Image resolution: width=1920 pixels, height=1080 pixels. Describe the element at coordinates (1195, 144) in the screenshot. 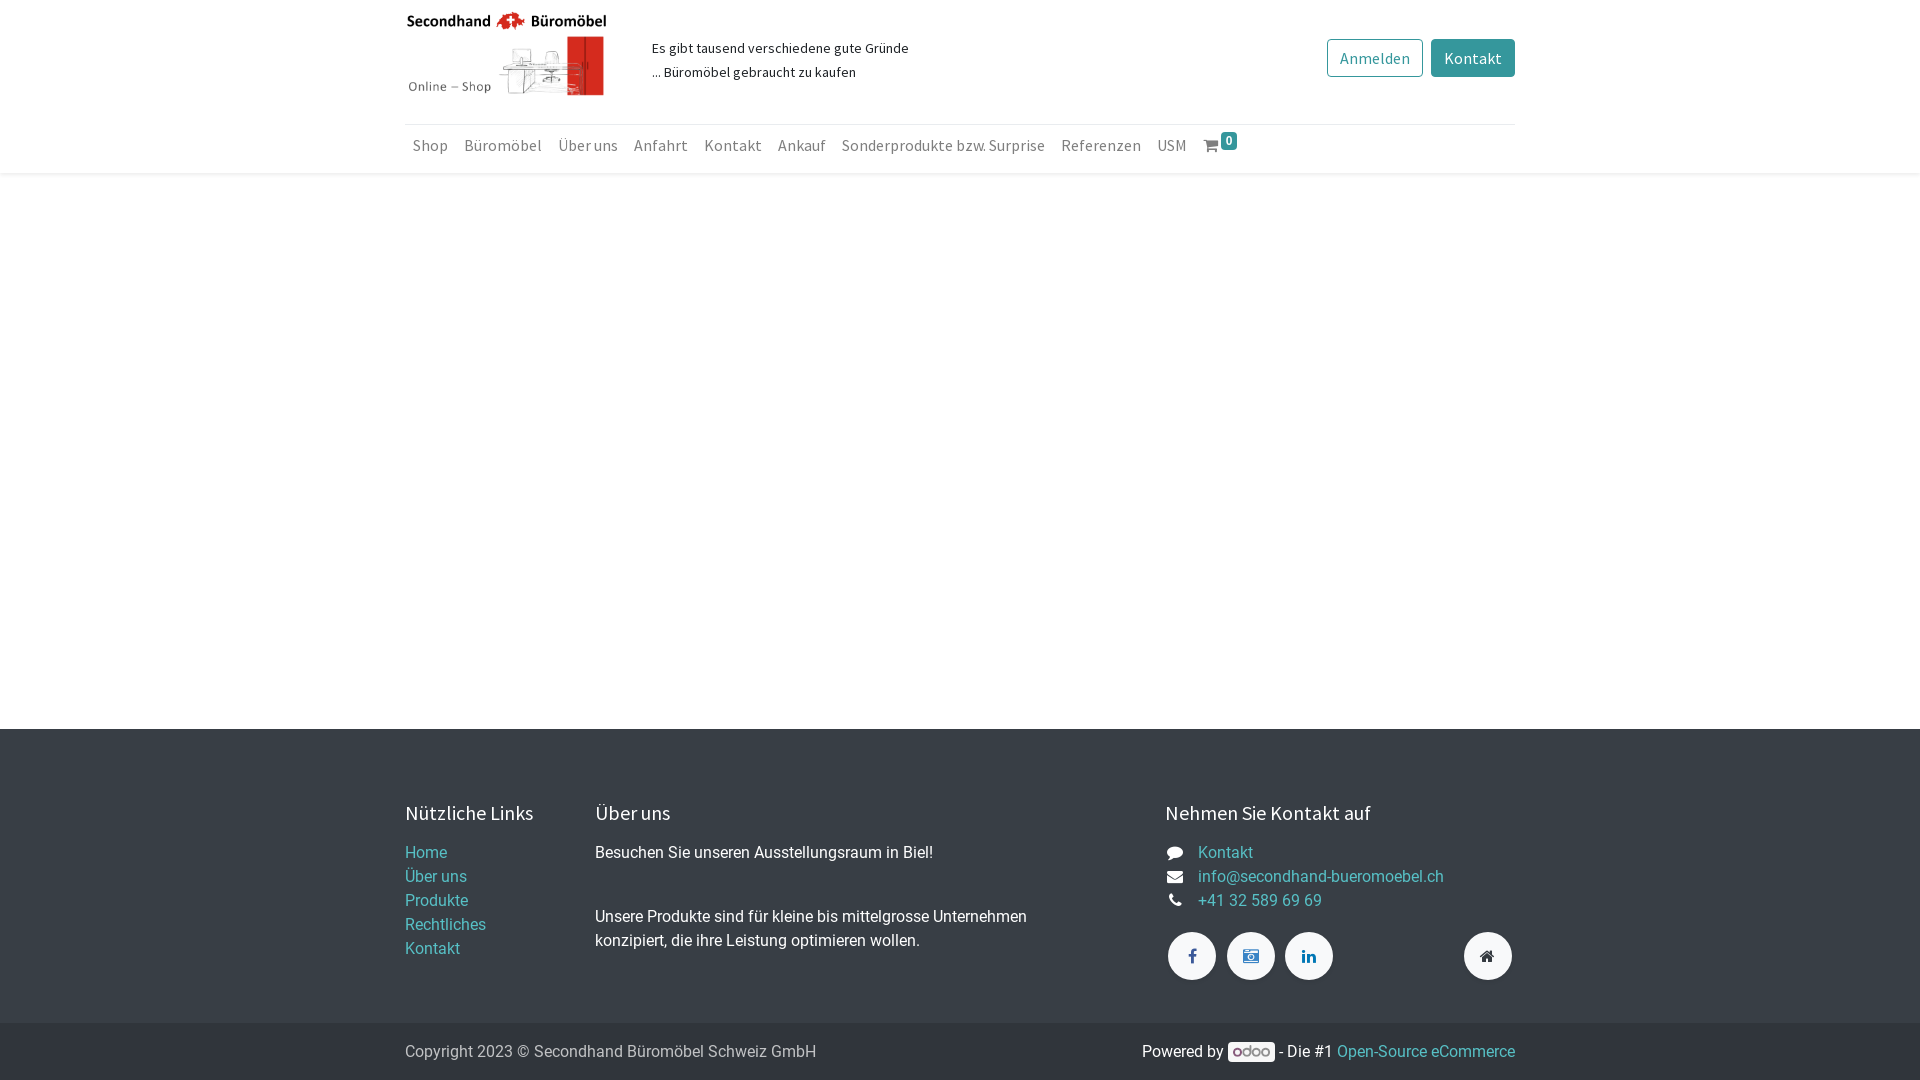

I see `'0'` at that location.